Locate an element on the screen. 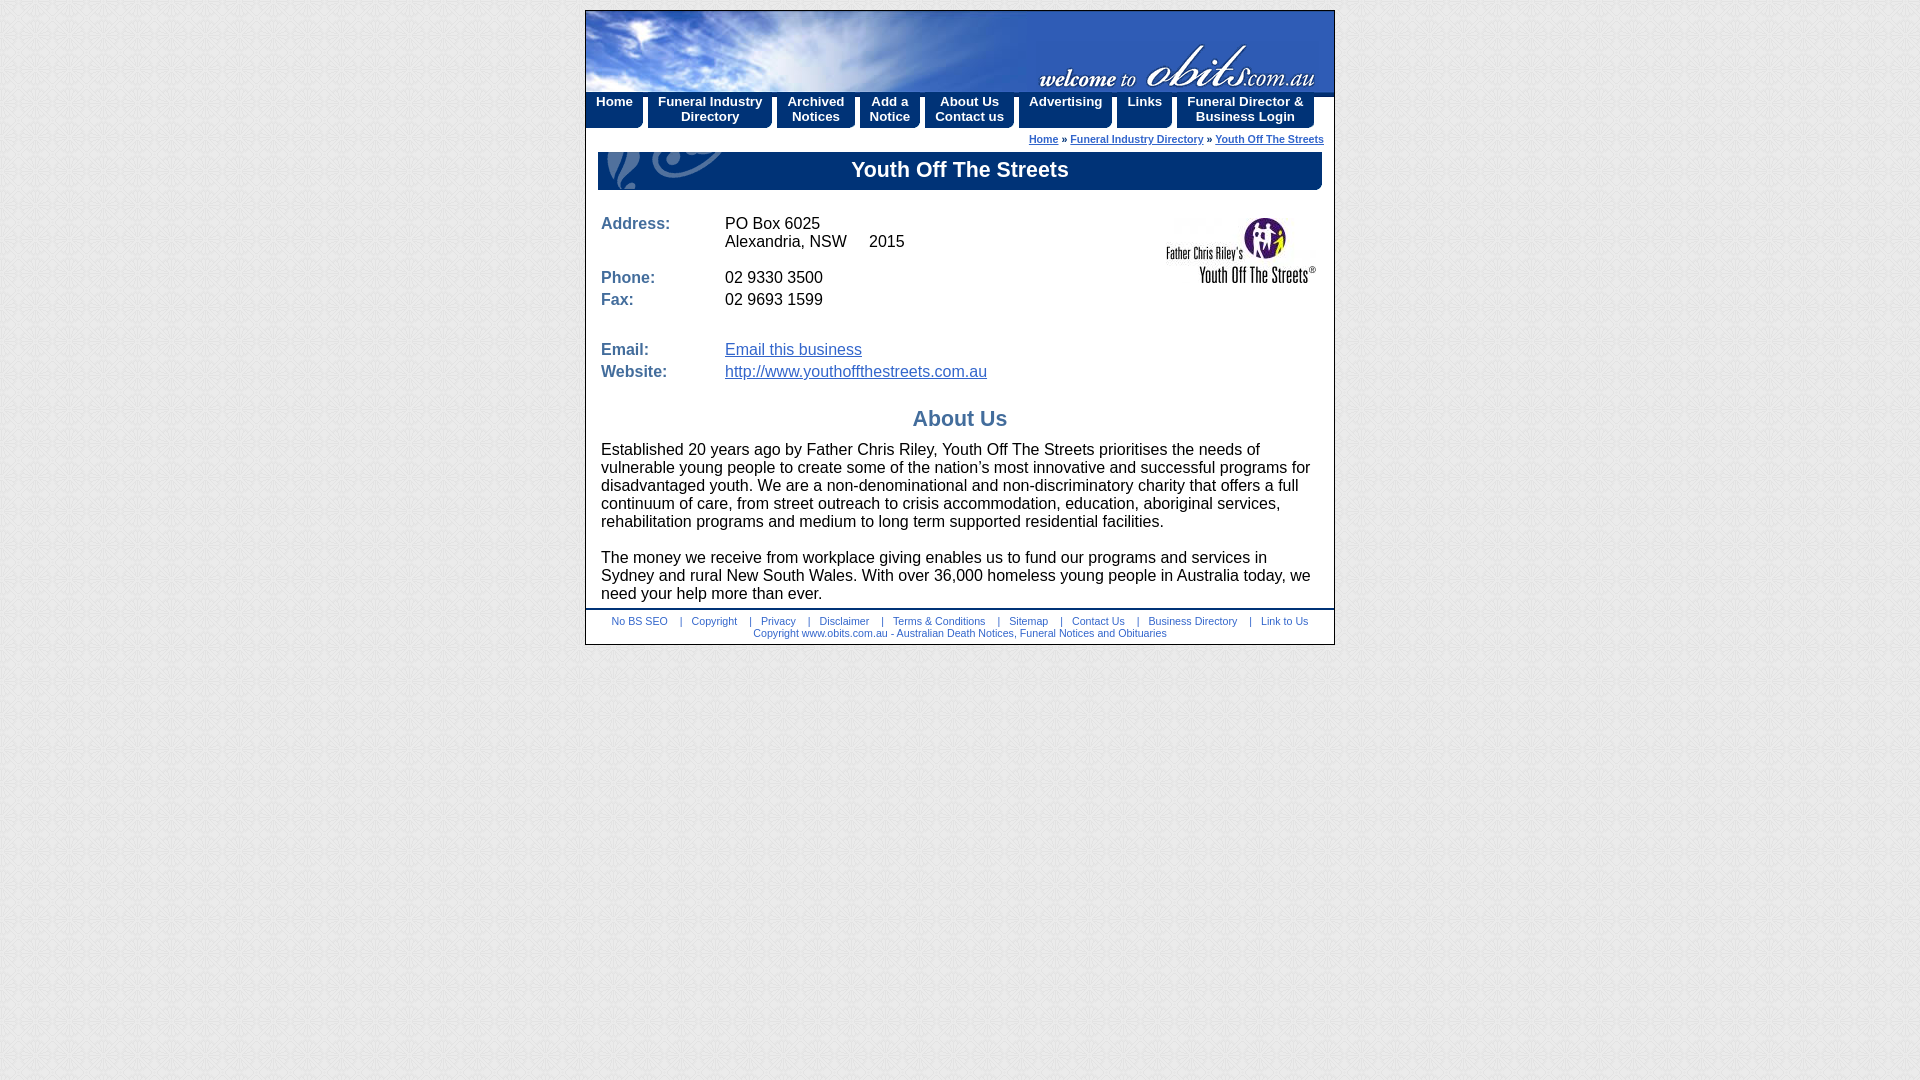 This screenshot has height=1080, width=1920. 'Privacy' is located at coordinates (777, 620).